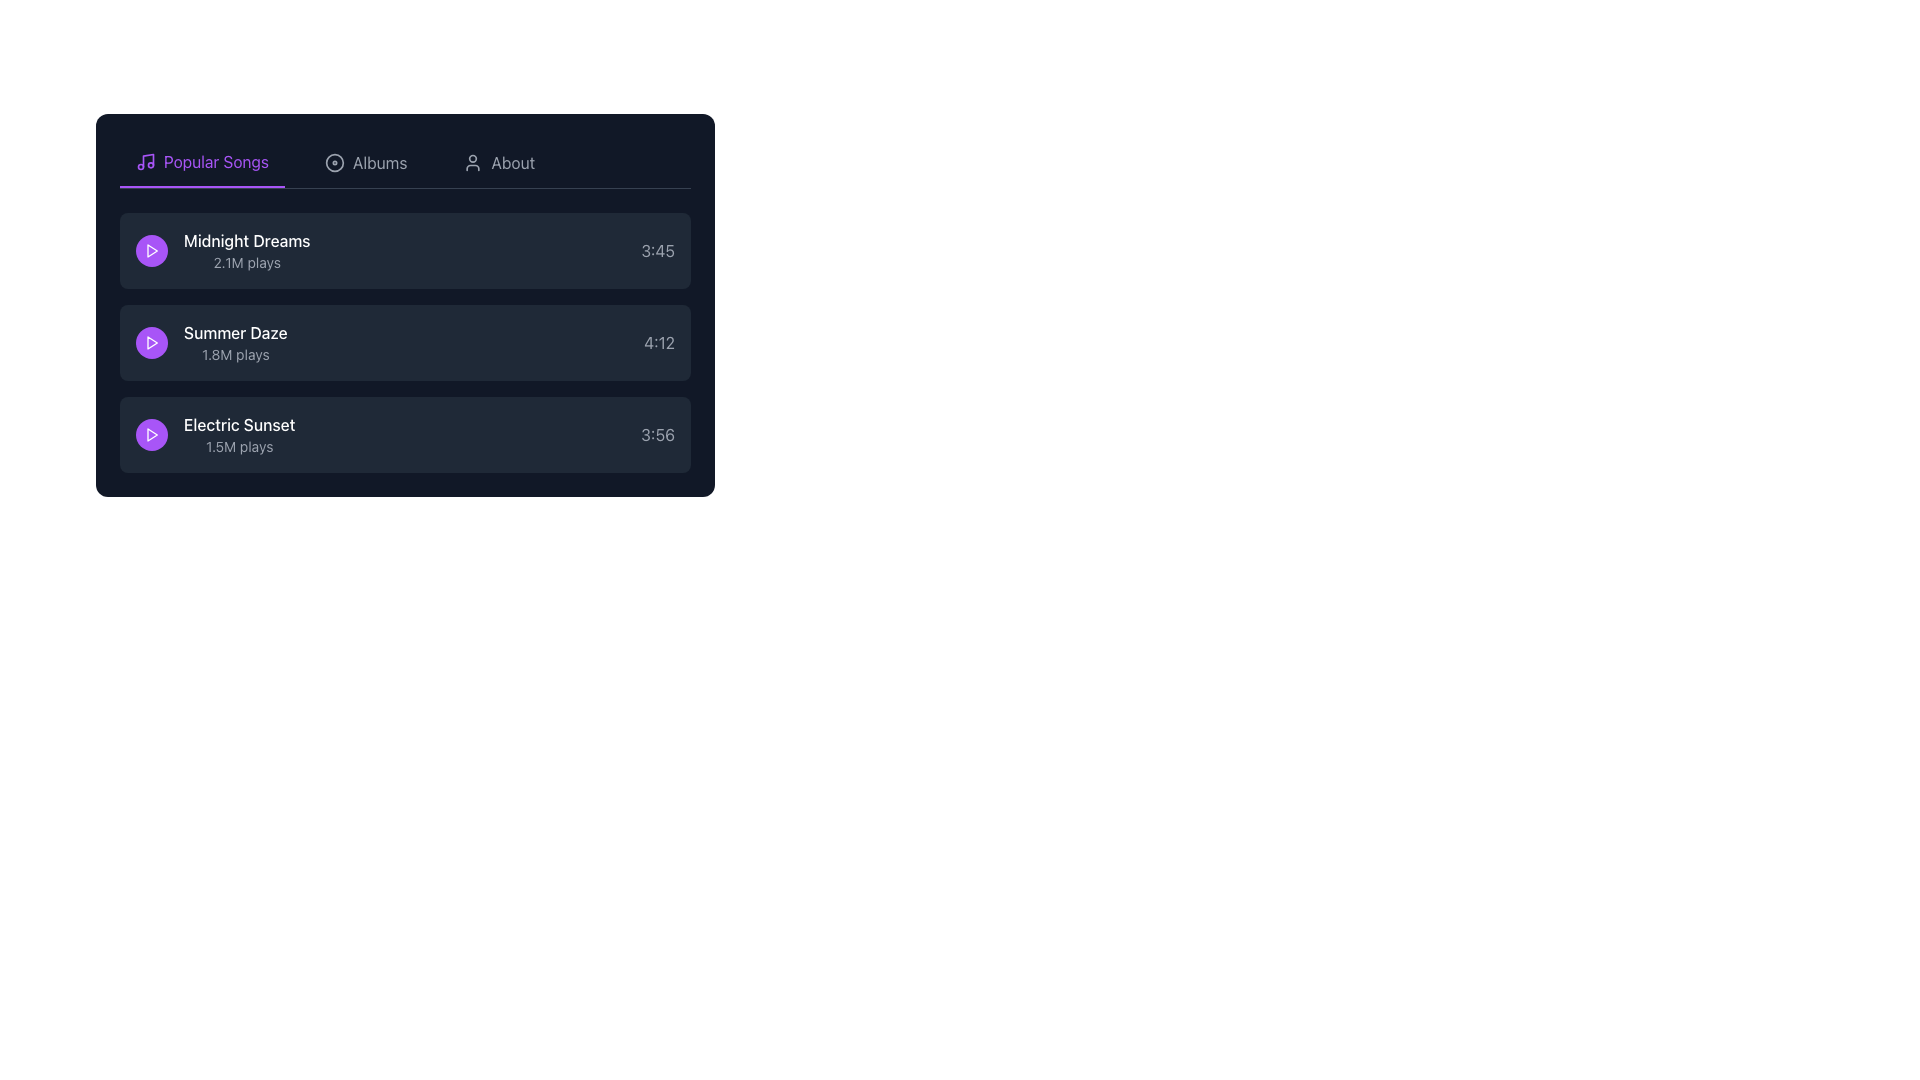 The image size is (1920, 1080). I want to click on the Text label displaying 'Summer Daze' and '1.8M plays', which is the second item in the vertical list of songs under the 'Popular Songs' section, so click(235, 342).